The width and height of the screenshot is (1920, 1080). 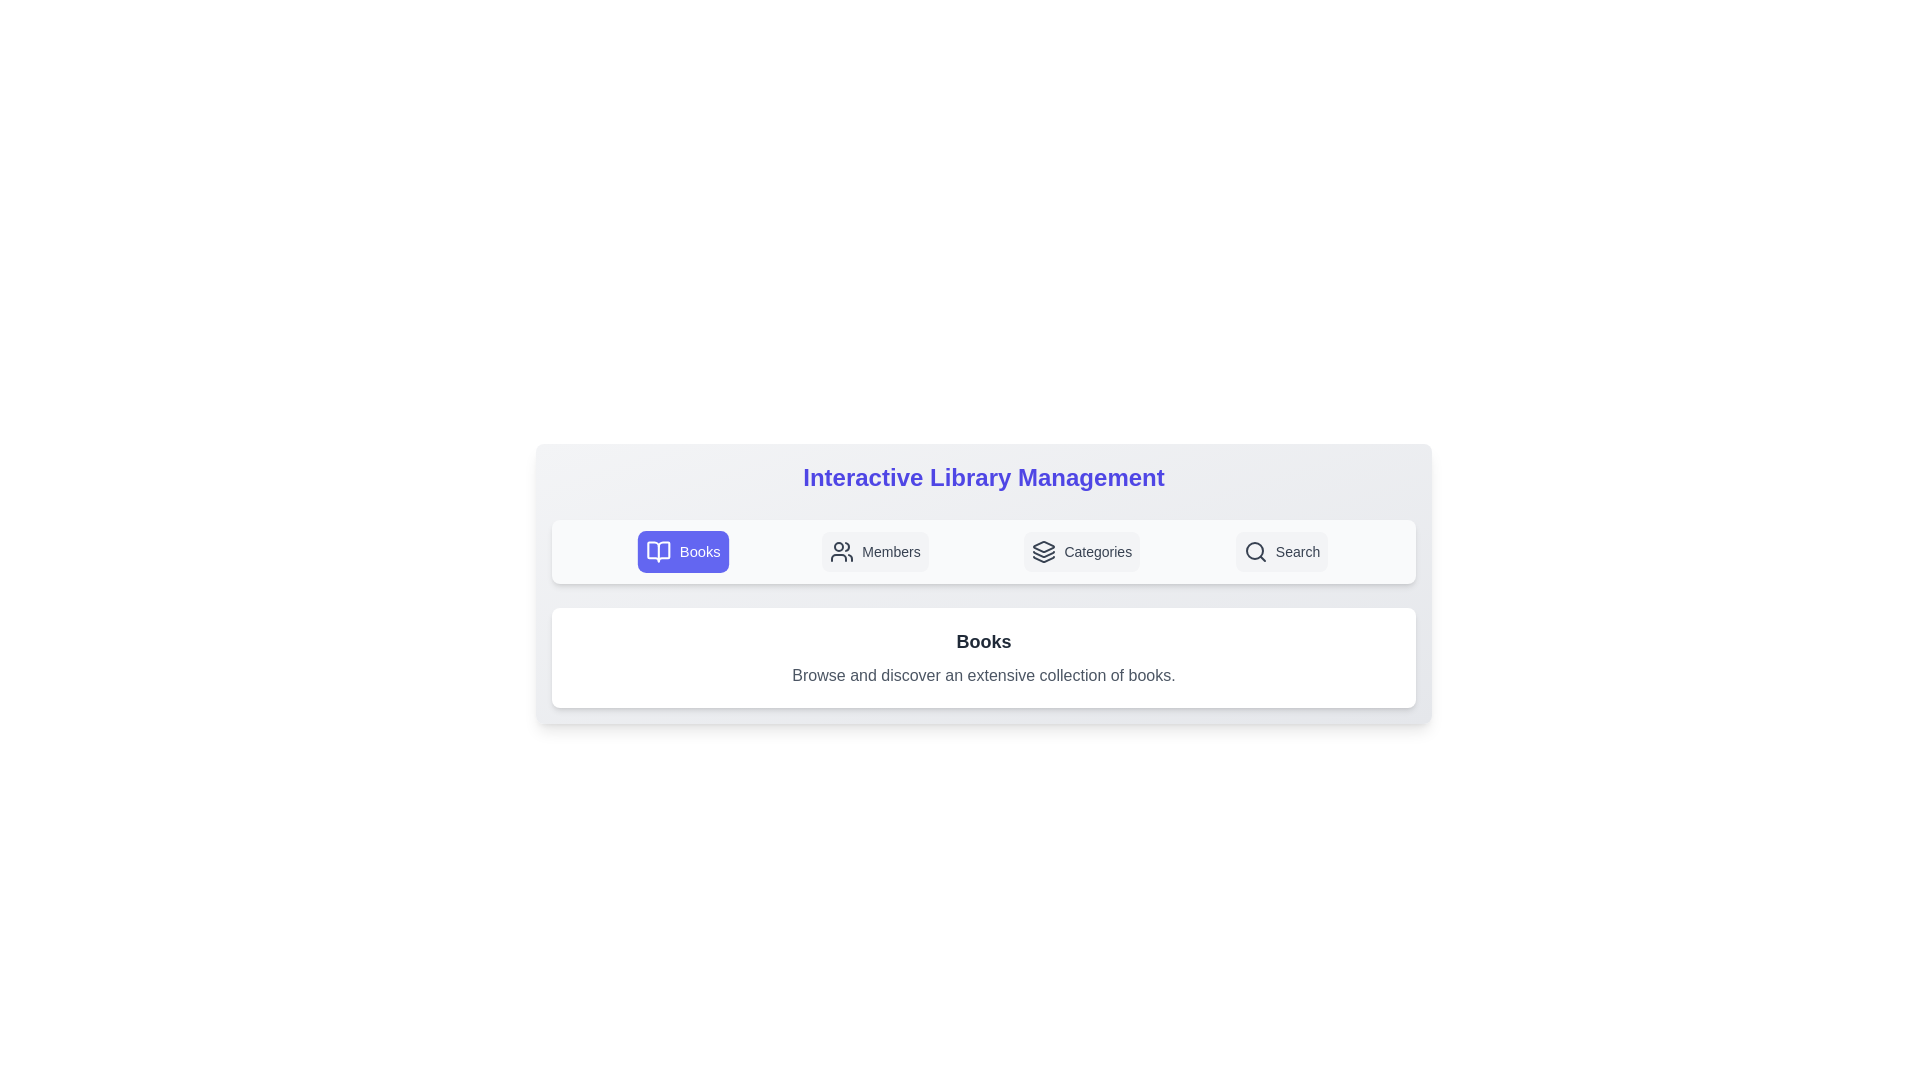 I want to click on the button for books located in the top navigation bar, so click(x=683, y=551).